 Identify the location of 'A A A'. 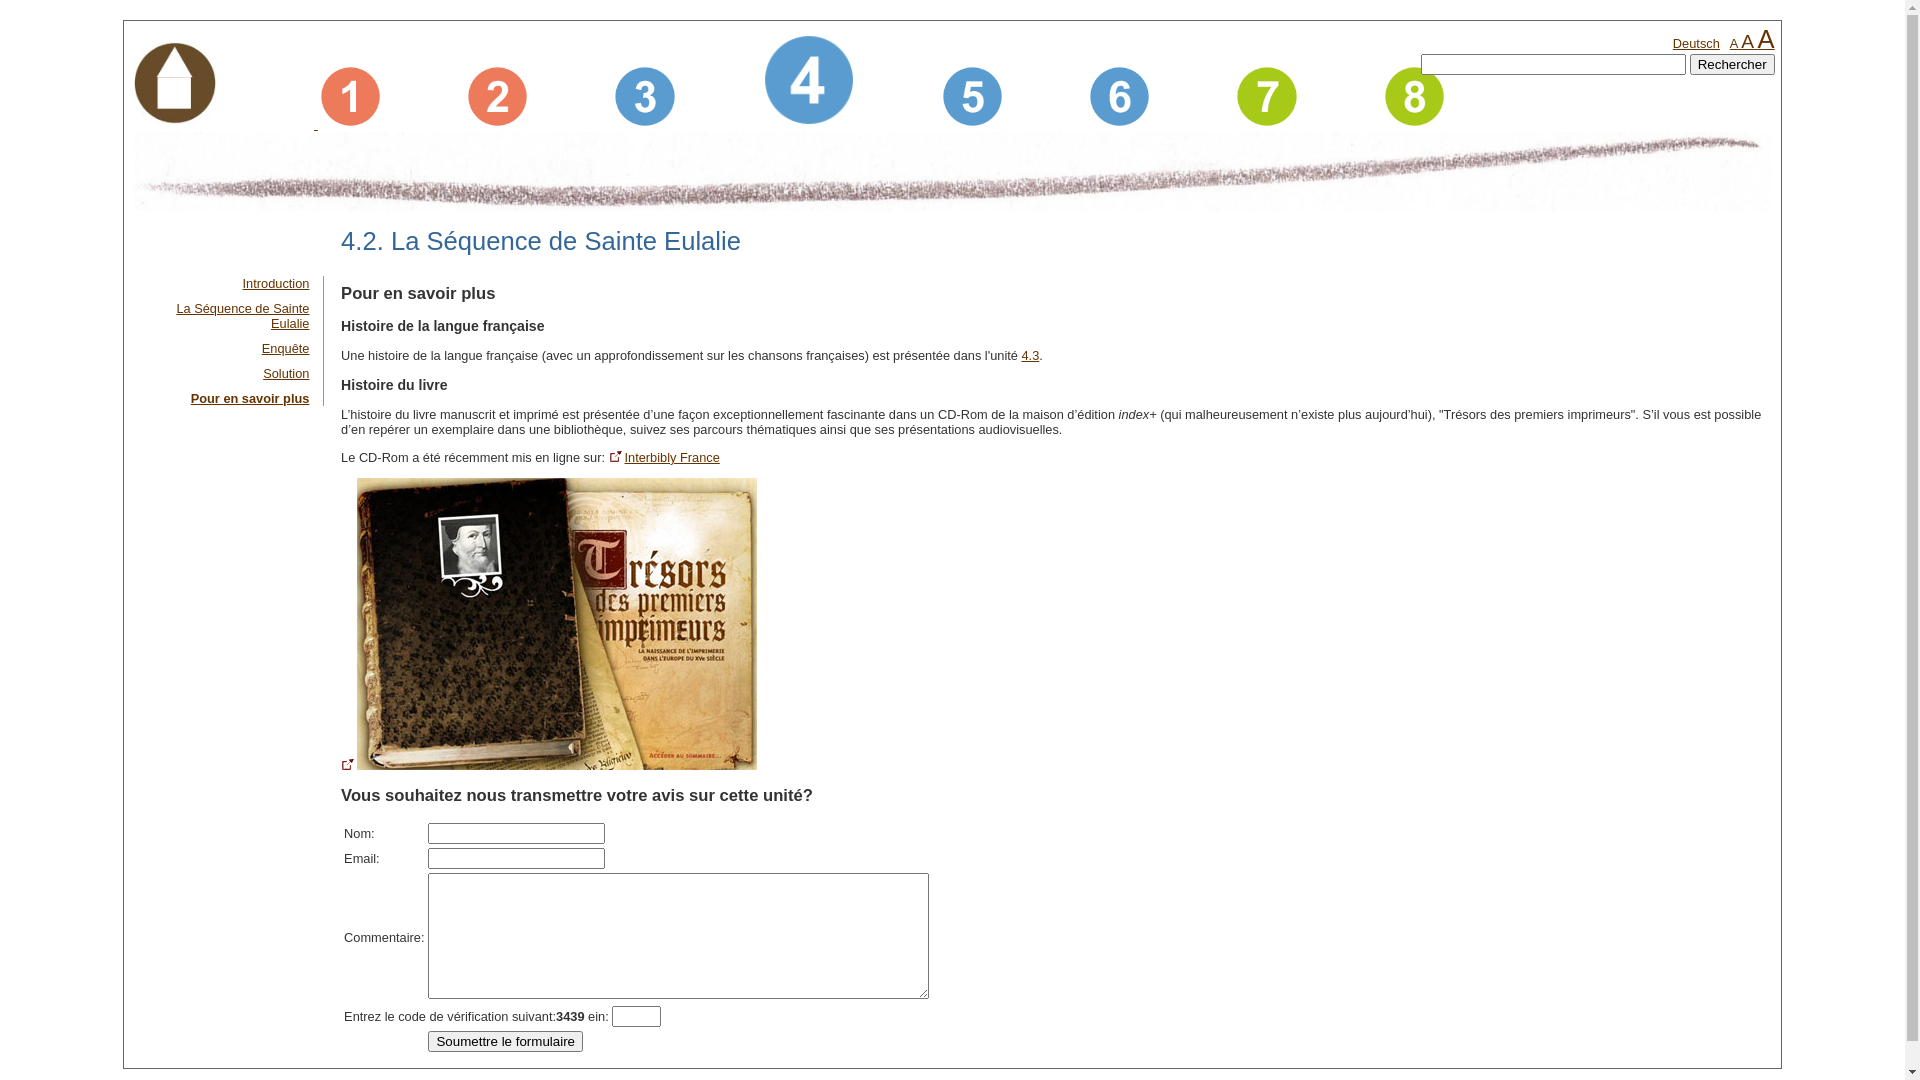
(1751, 43).